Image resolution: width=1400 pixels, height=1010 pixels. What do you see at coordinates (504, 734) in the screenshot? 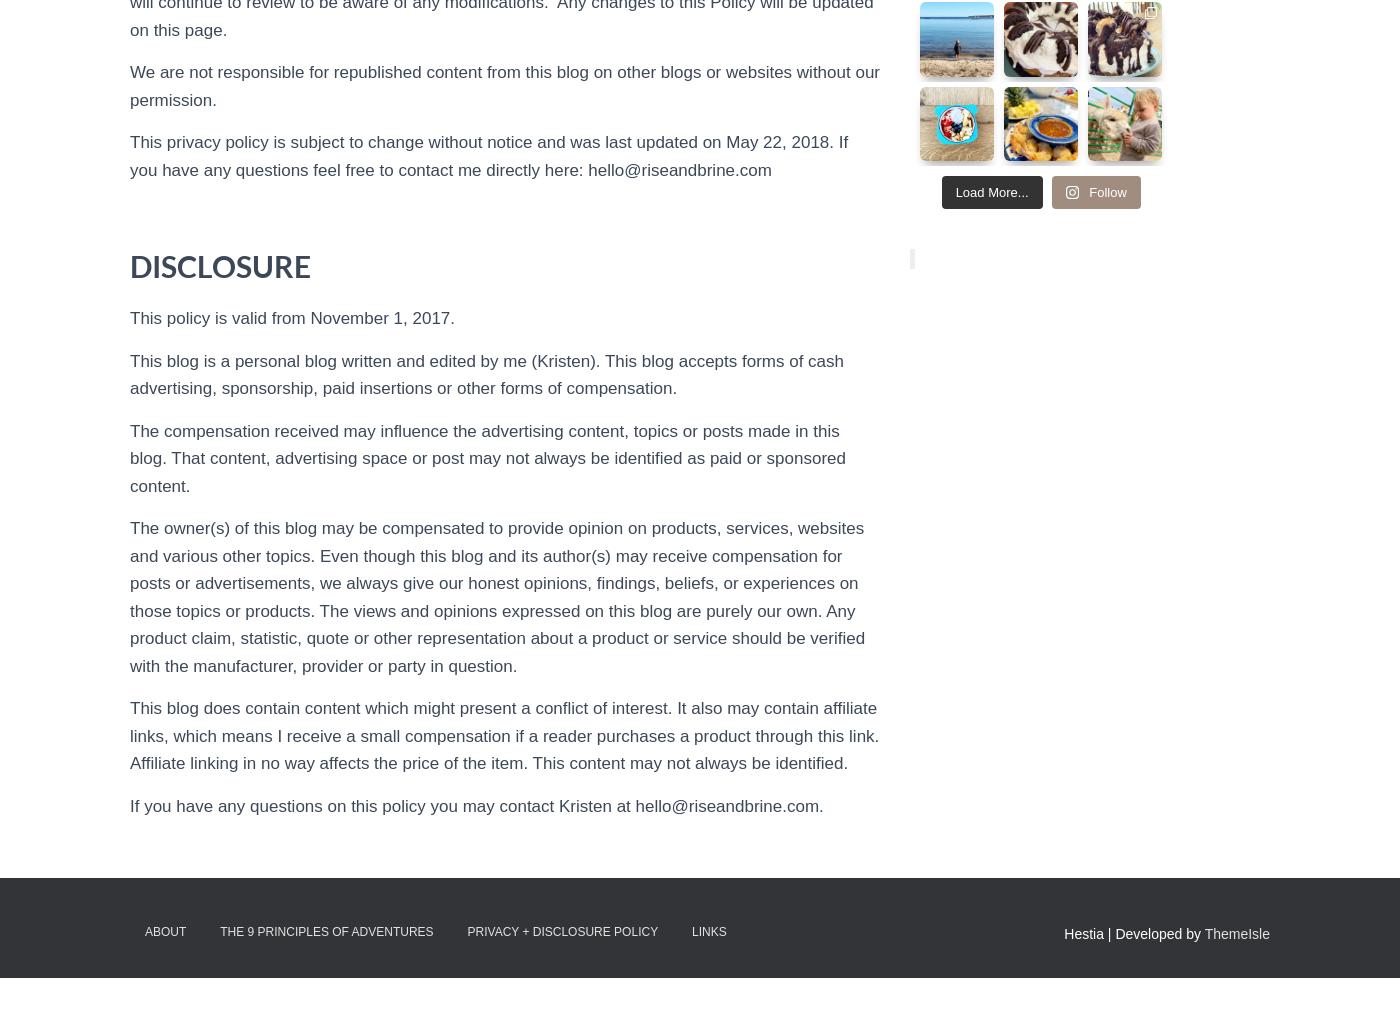
I see `'This blog does contain content which might present a conflict of interest. It also may contain affiliate links, which means I receive a small compensation if a reader purchases a product through this link. Affiliate linking in no way affects the price of the item. This content may not always be identified.'` at bounding box center [504, 734].